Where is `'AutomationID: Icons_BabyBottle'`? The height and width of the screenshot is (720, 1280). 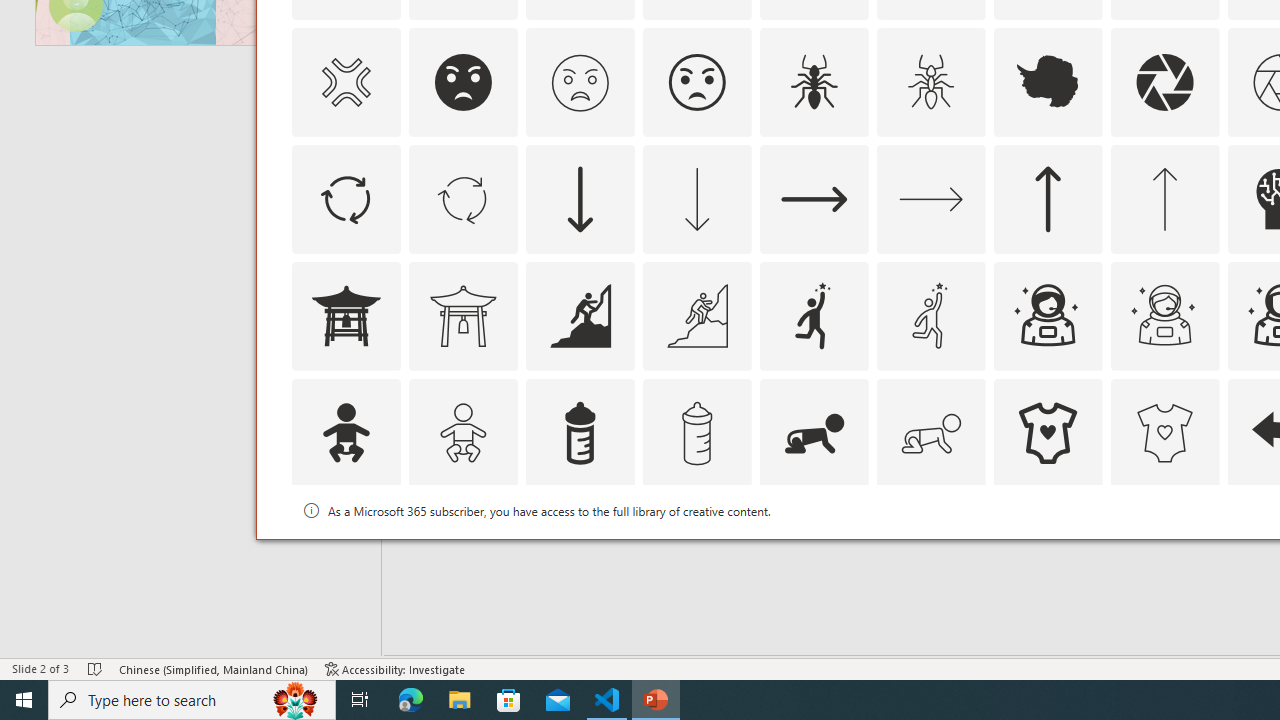 'AutomationID: Icons_BabyBottle' is located at coordinates (578, 431).